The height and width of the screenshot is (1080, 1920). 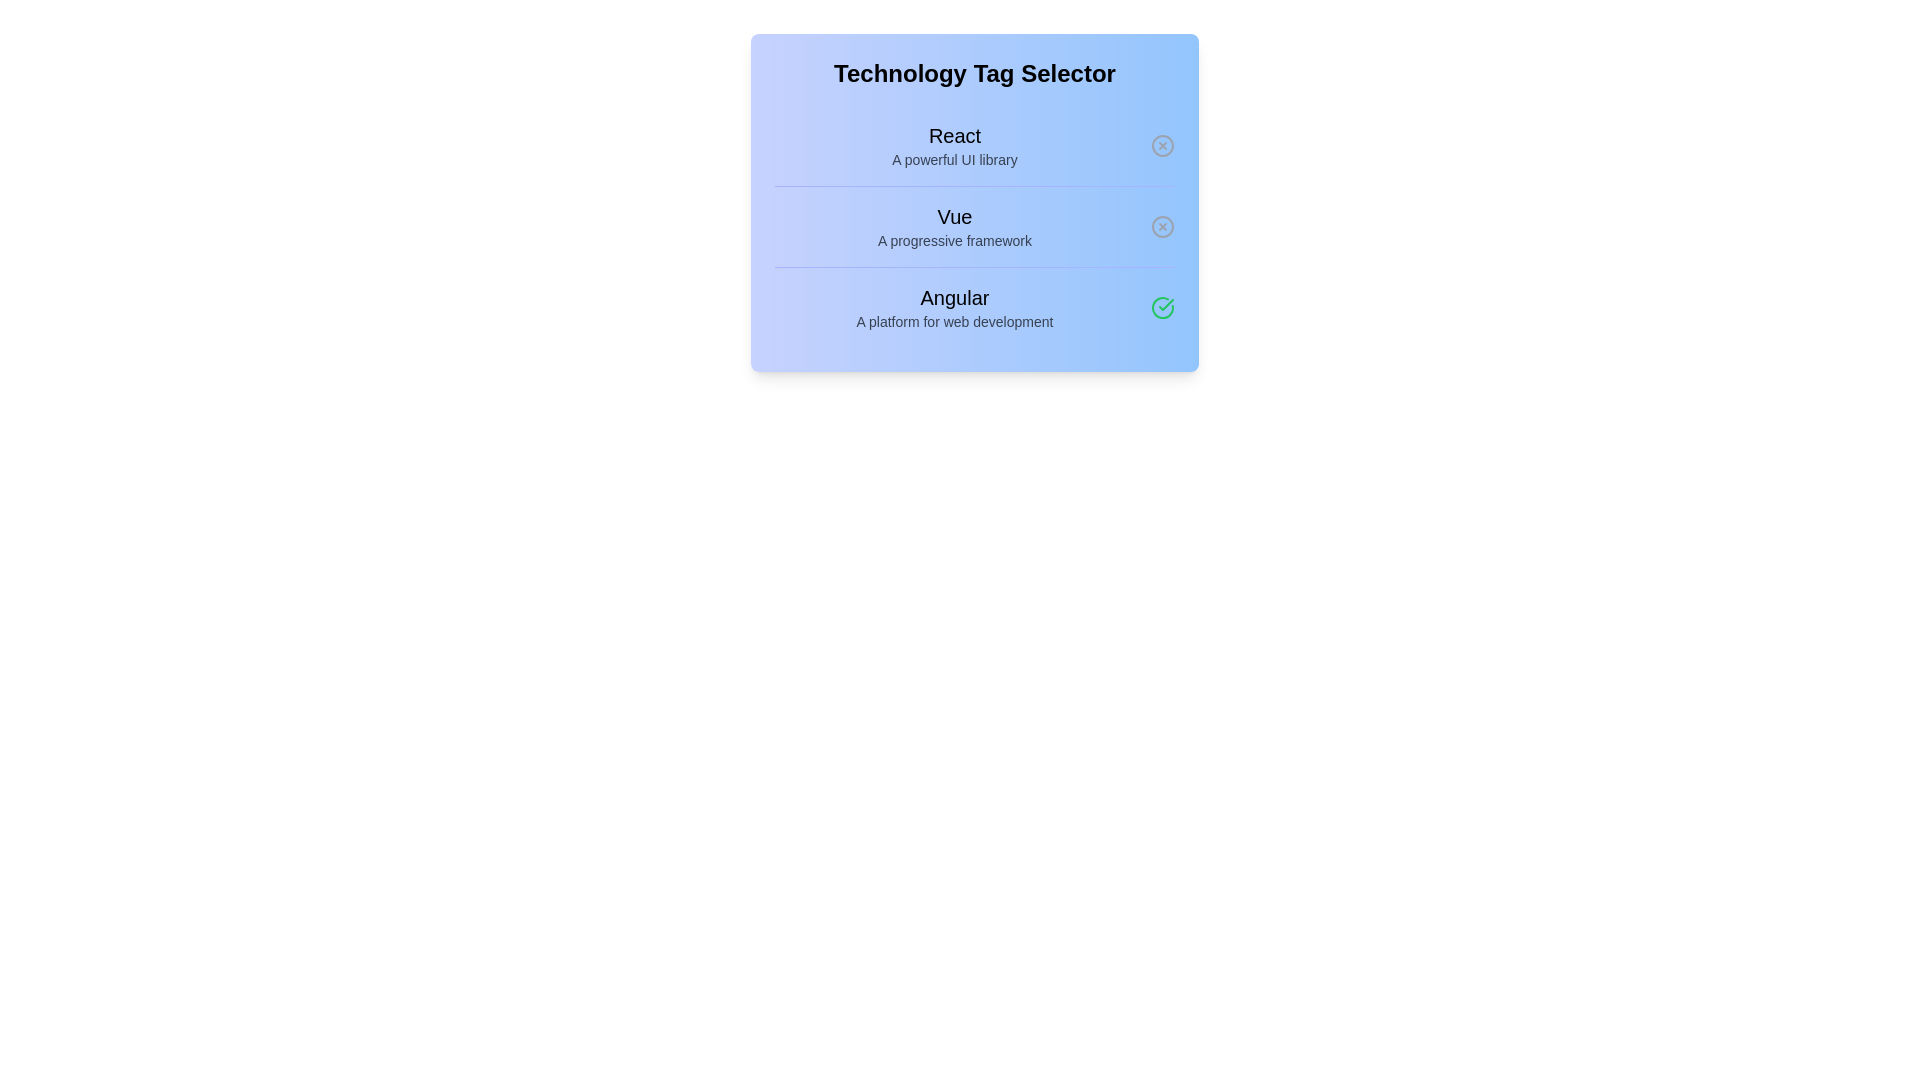 What do you see at coordinates (1162, 226) in the screenshot?
I see `the tag Vue by clicking its corresponding button` at bounding box center [1162, 226].